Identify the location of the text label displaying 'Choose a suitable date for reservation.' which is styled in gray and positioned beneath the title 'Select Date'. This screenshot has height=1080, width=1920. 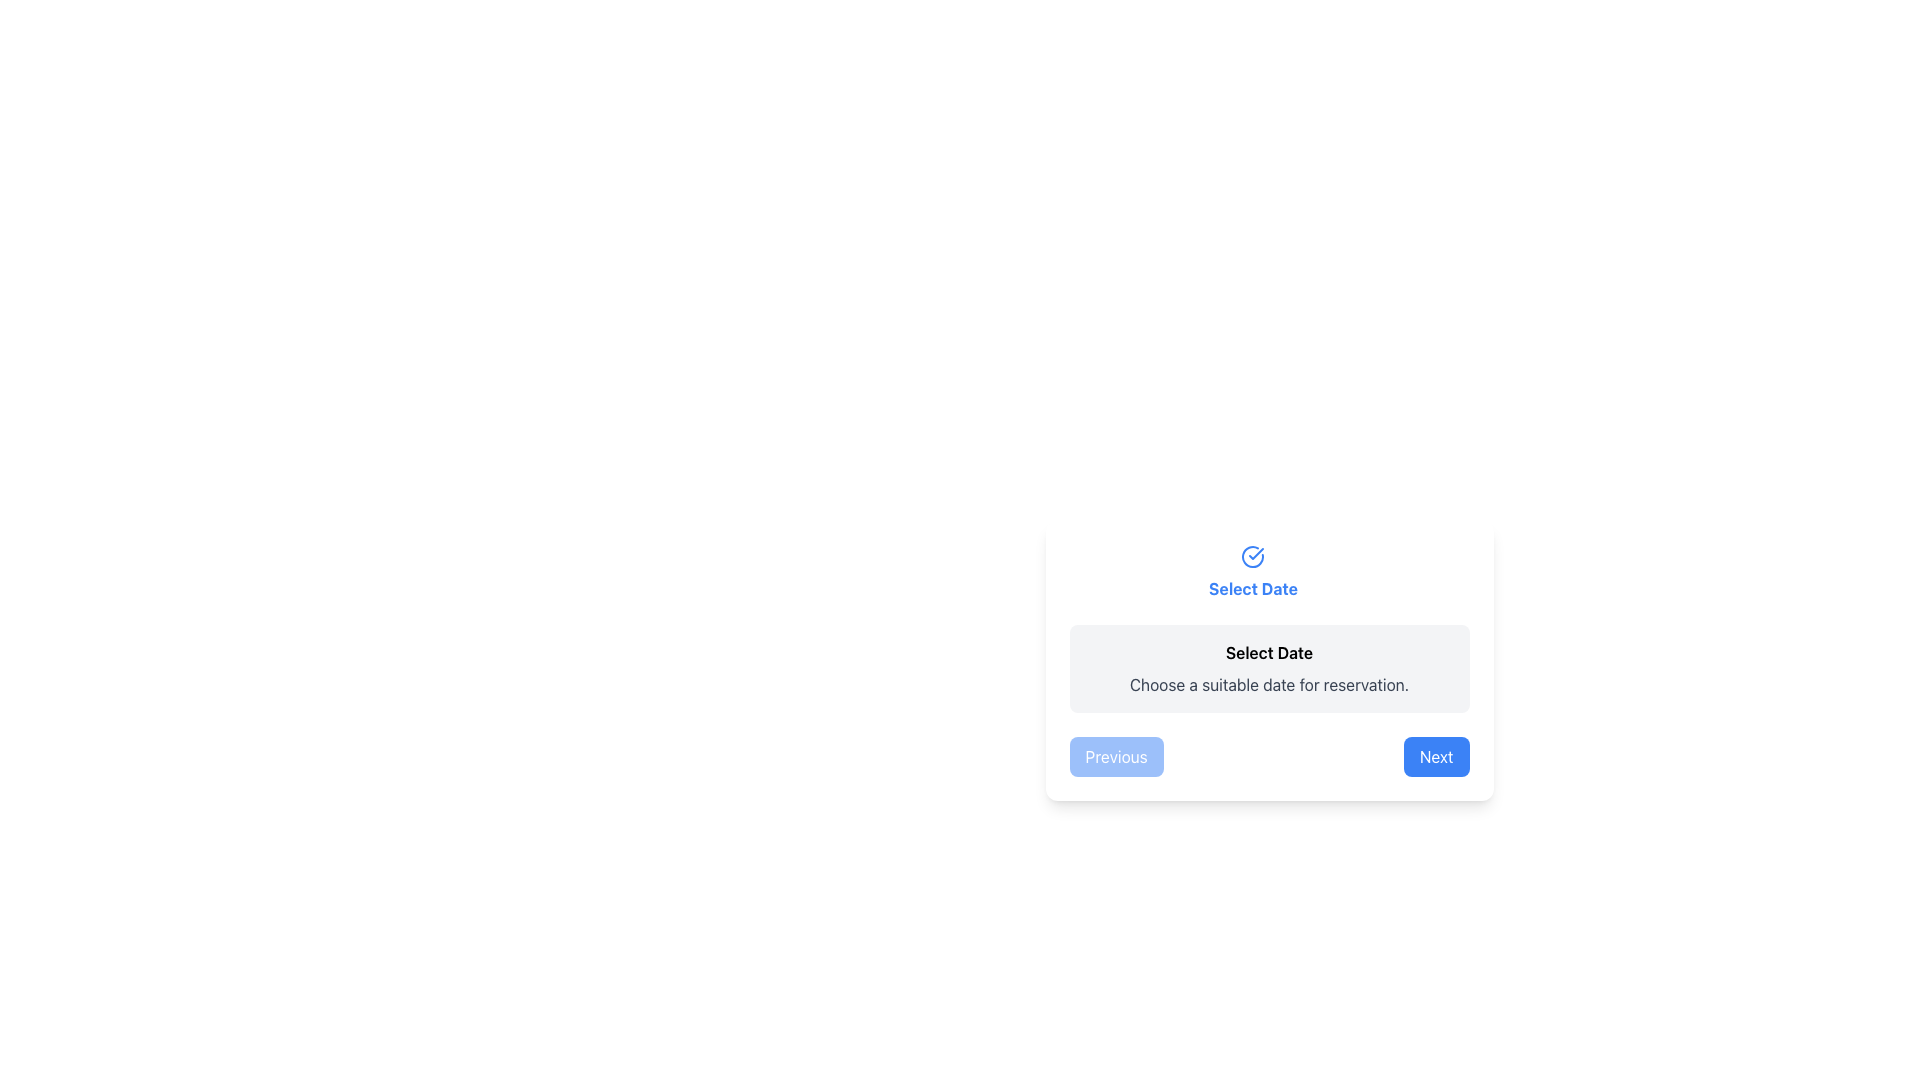
(1268, 684).